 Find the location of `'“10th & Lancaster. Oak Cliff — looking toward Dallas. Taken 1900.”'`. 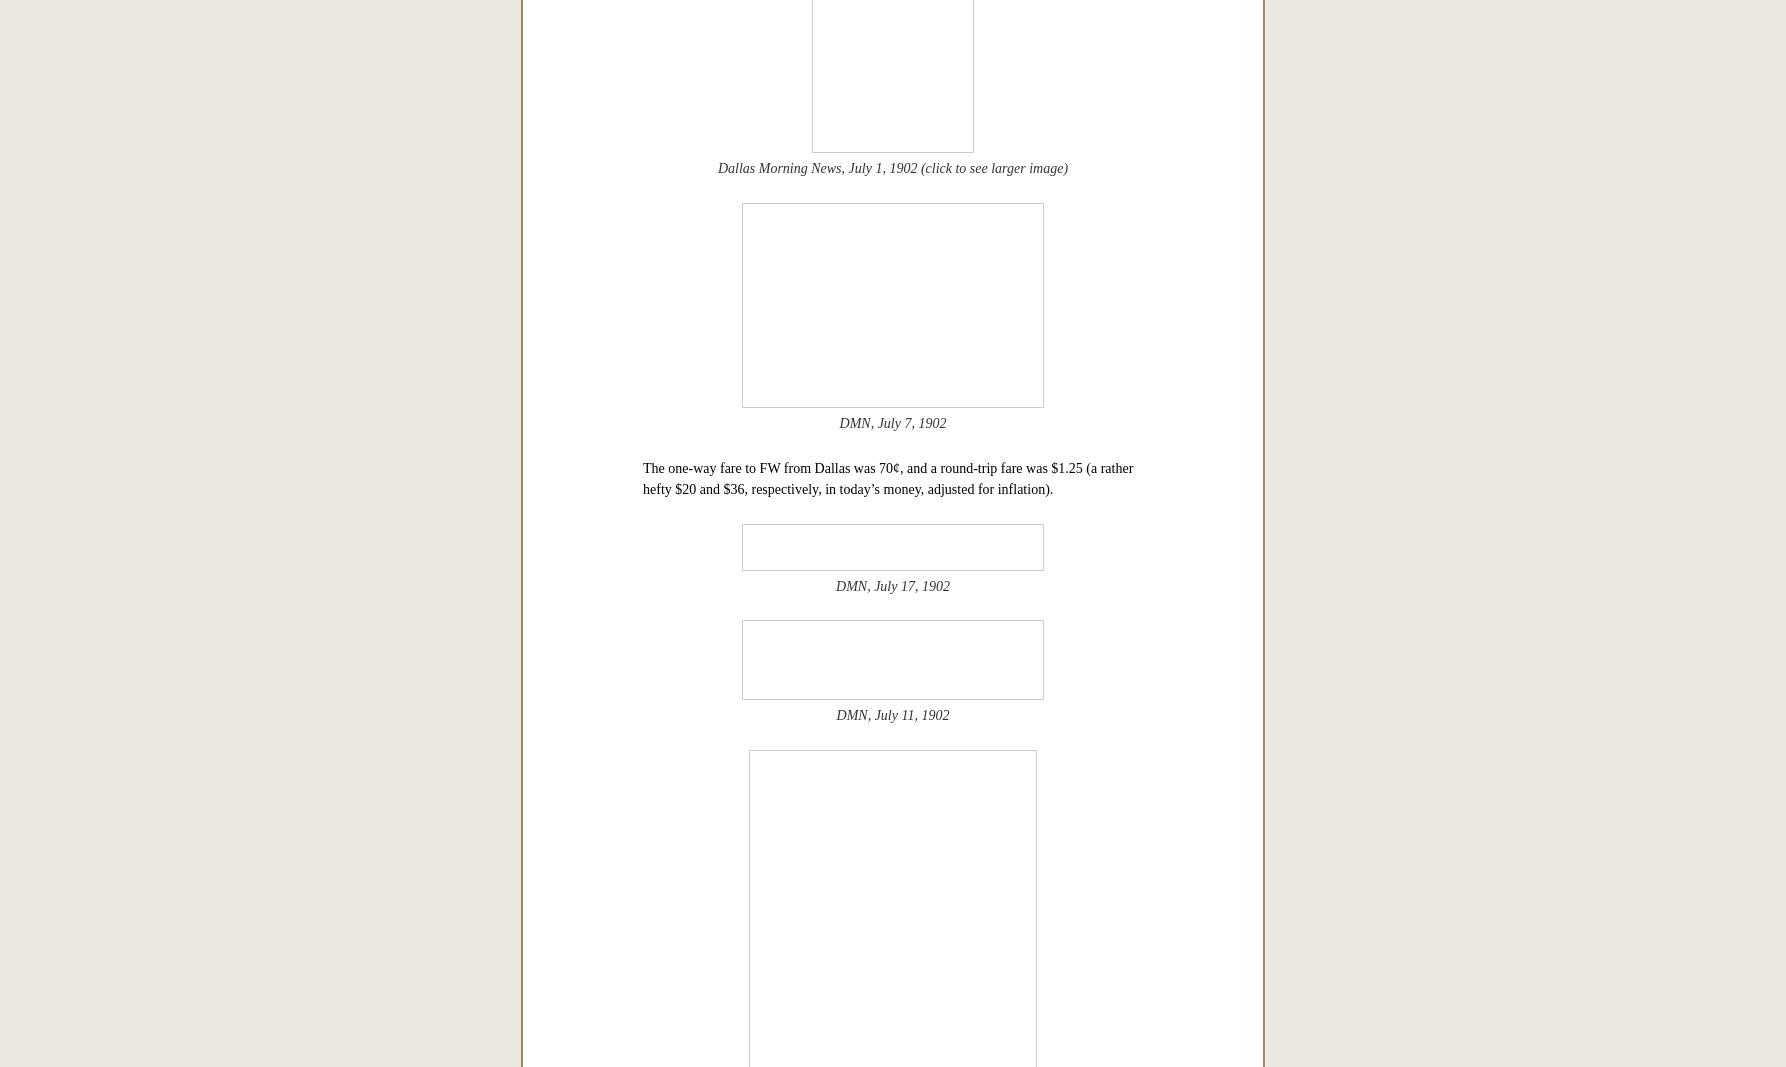

'“10th & Lancaster. Oak Cliff — looking toward Dallas. Taken 1900.”' is located at coordinates (676, 164).